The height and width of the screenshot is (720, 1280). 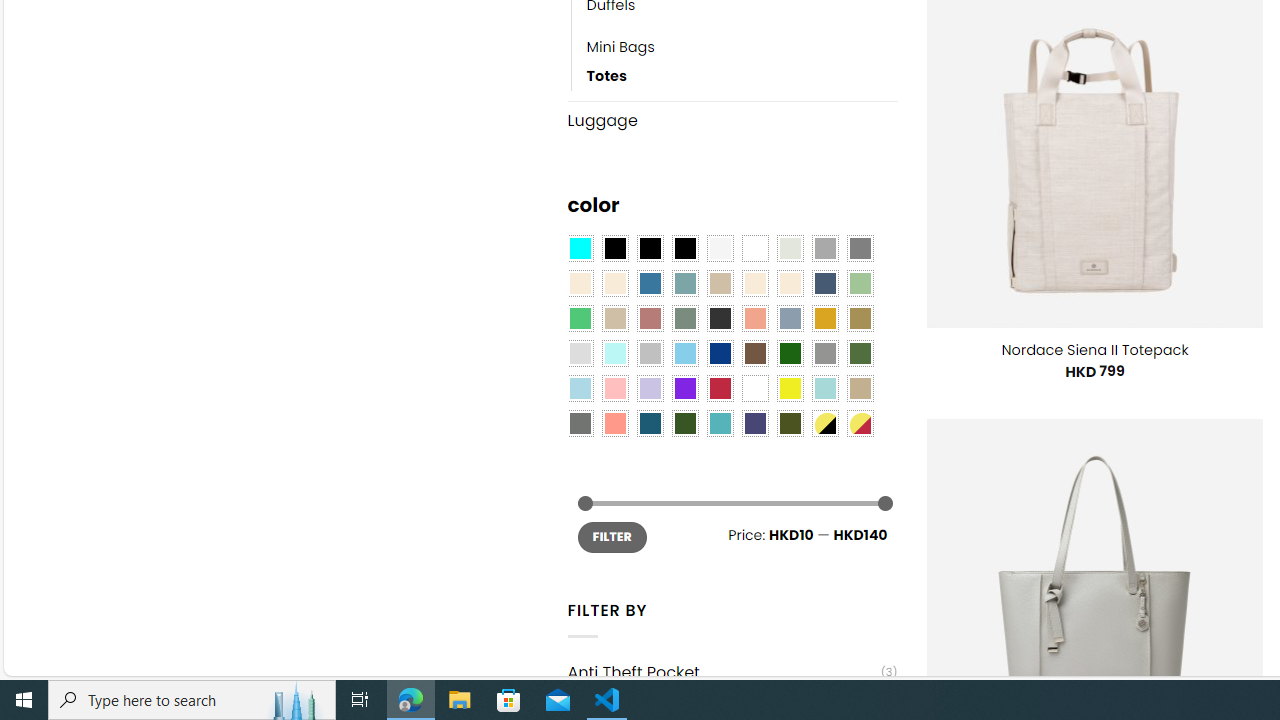 What do you see at coordinates (684, 283) in the screenshot?
I see `'Blue Sage'` at bounding box center [684, 283].